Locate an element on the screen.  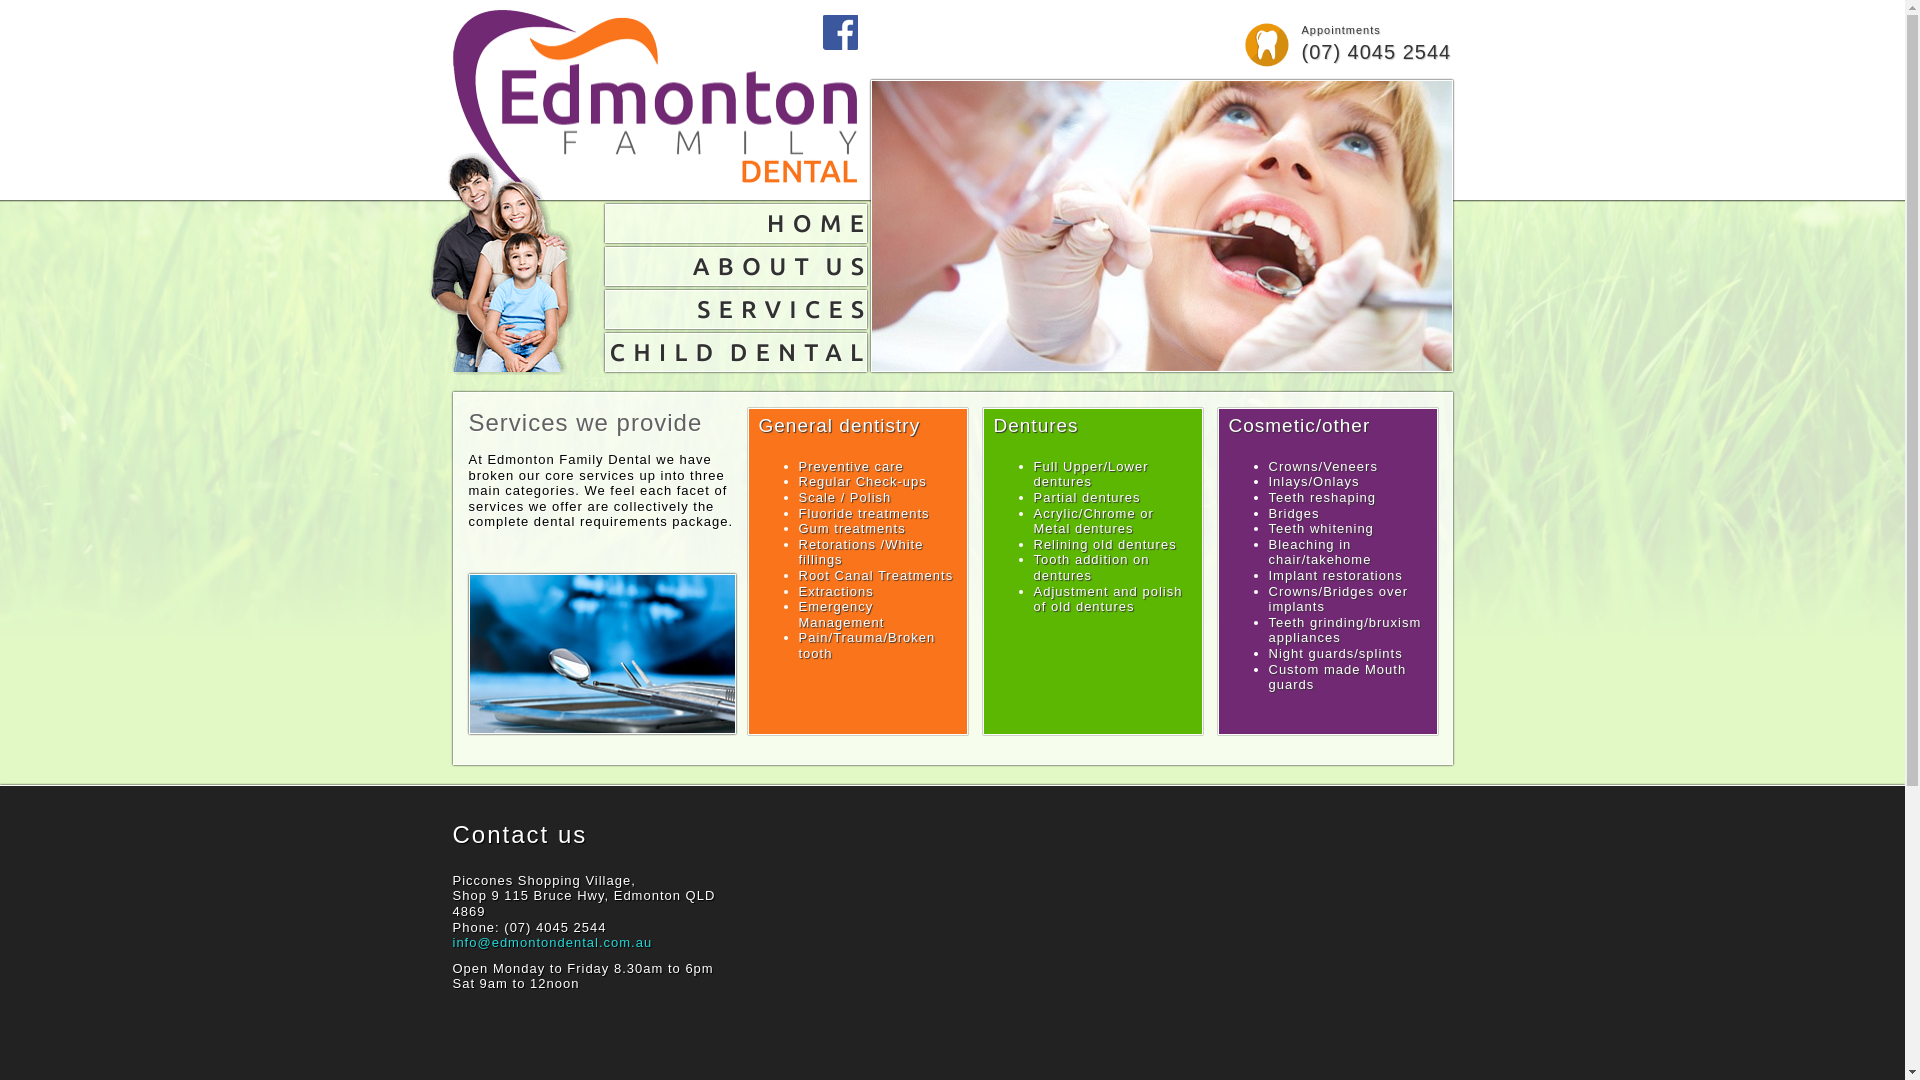
'info@edmontondental.com.au' is located at coordinates (552, 942).